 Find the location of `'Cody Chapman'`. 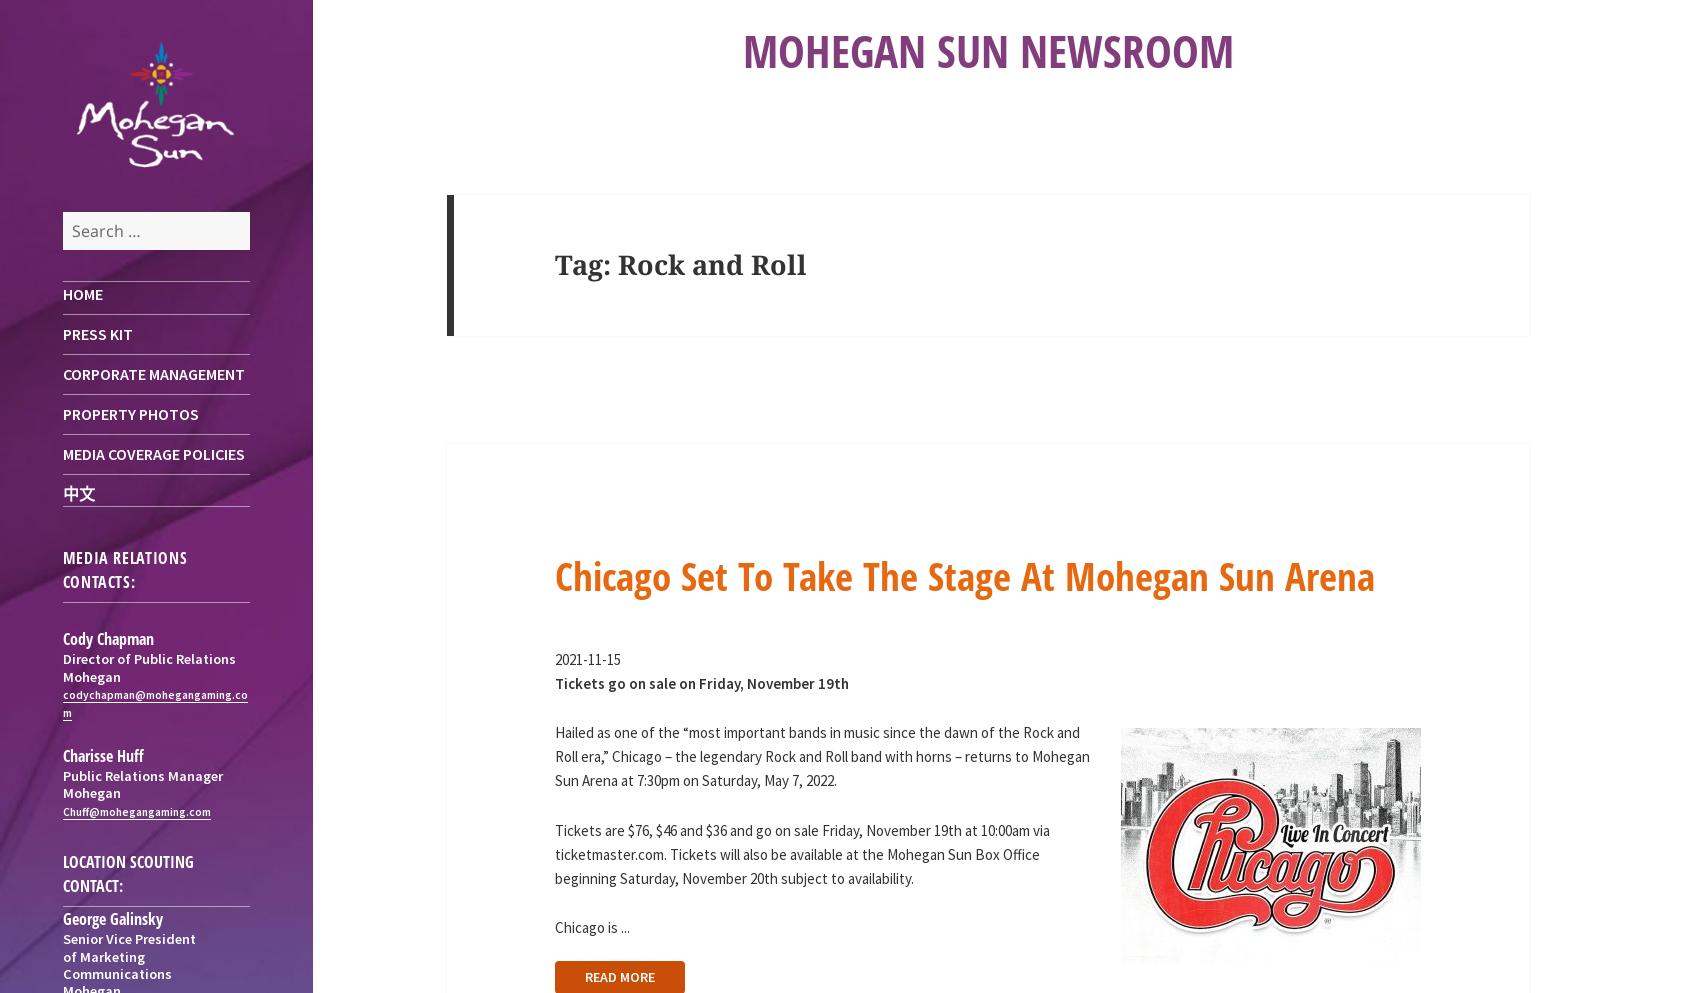

'Cody Chapman' is located at coordinates (107, 637).